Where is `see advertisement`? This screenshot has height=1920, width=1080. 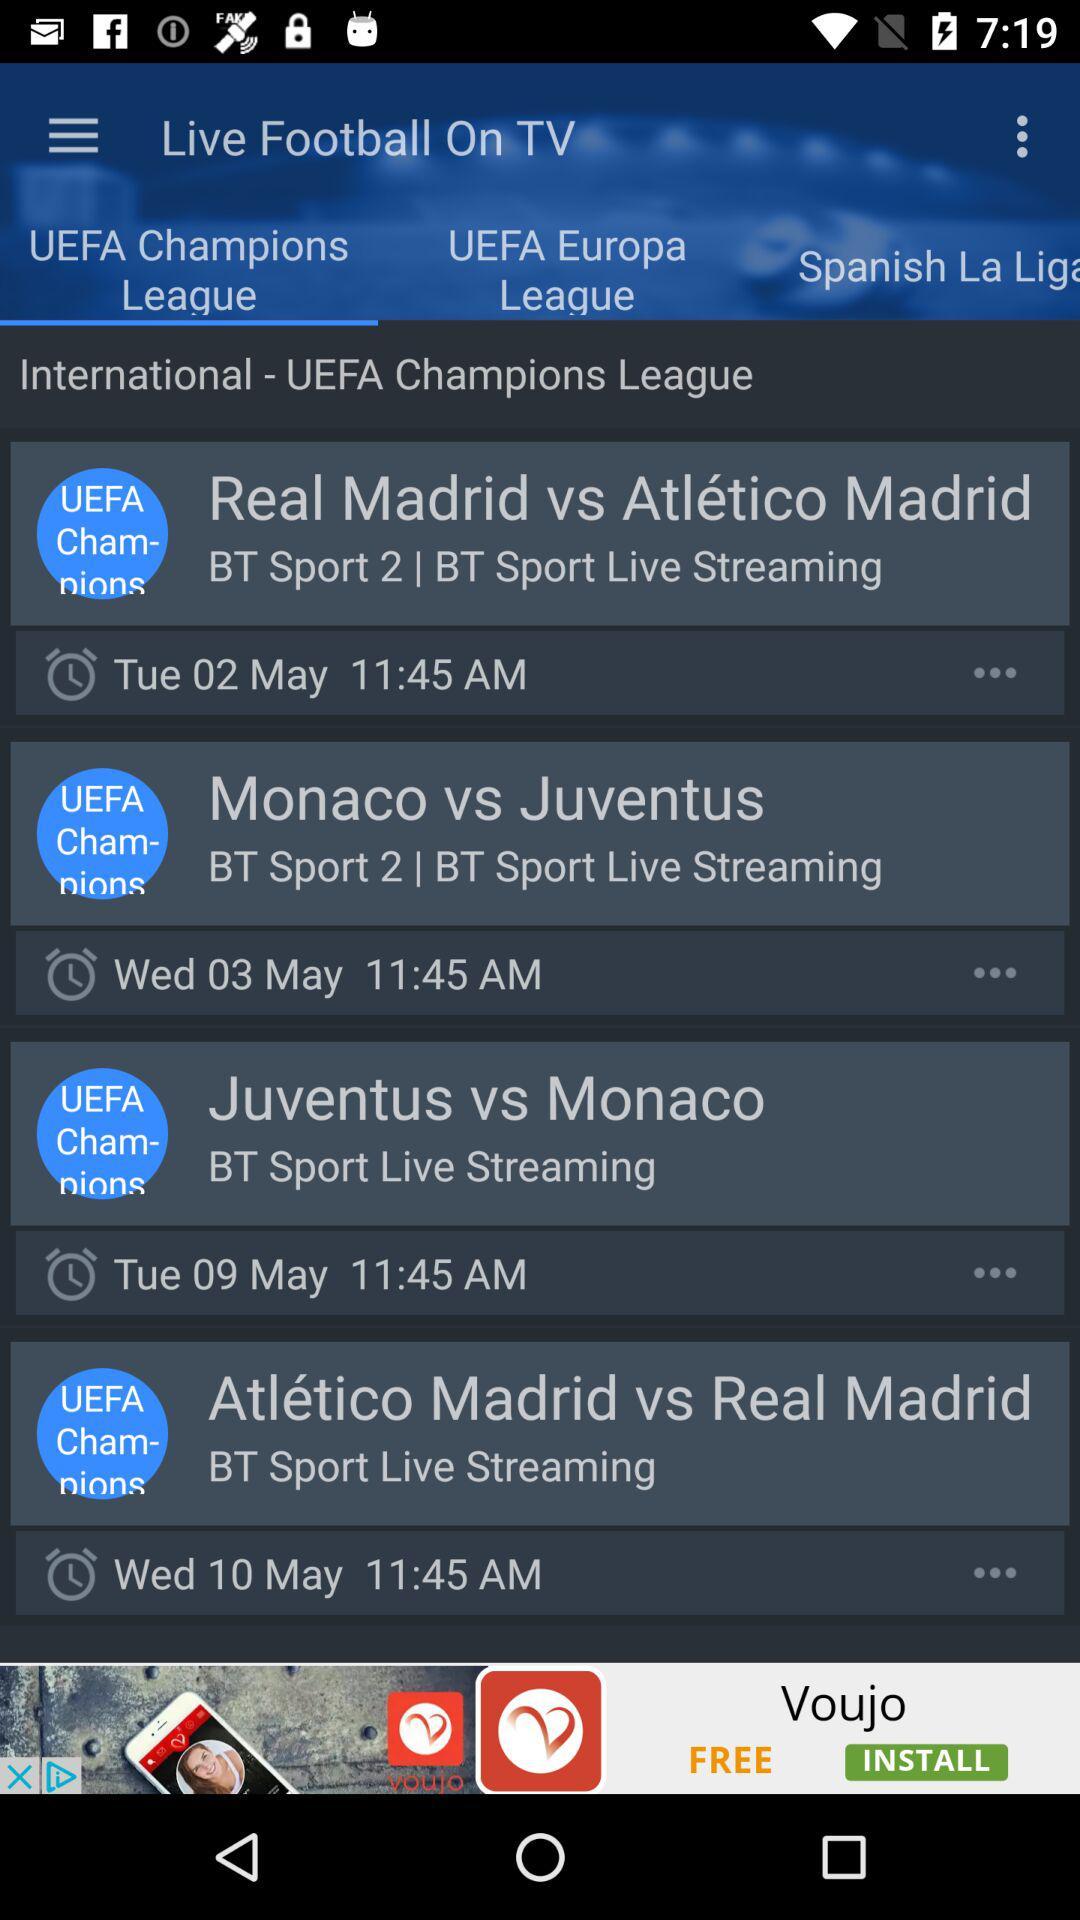
see advertisement is located at coordinates (540, 1727).